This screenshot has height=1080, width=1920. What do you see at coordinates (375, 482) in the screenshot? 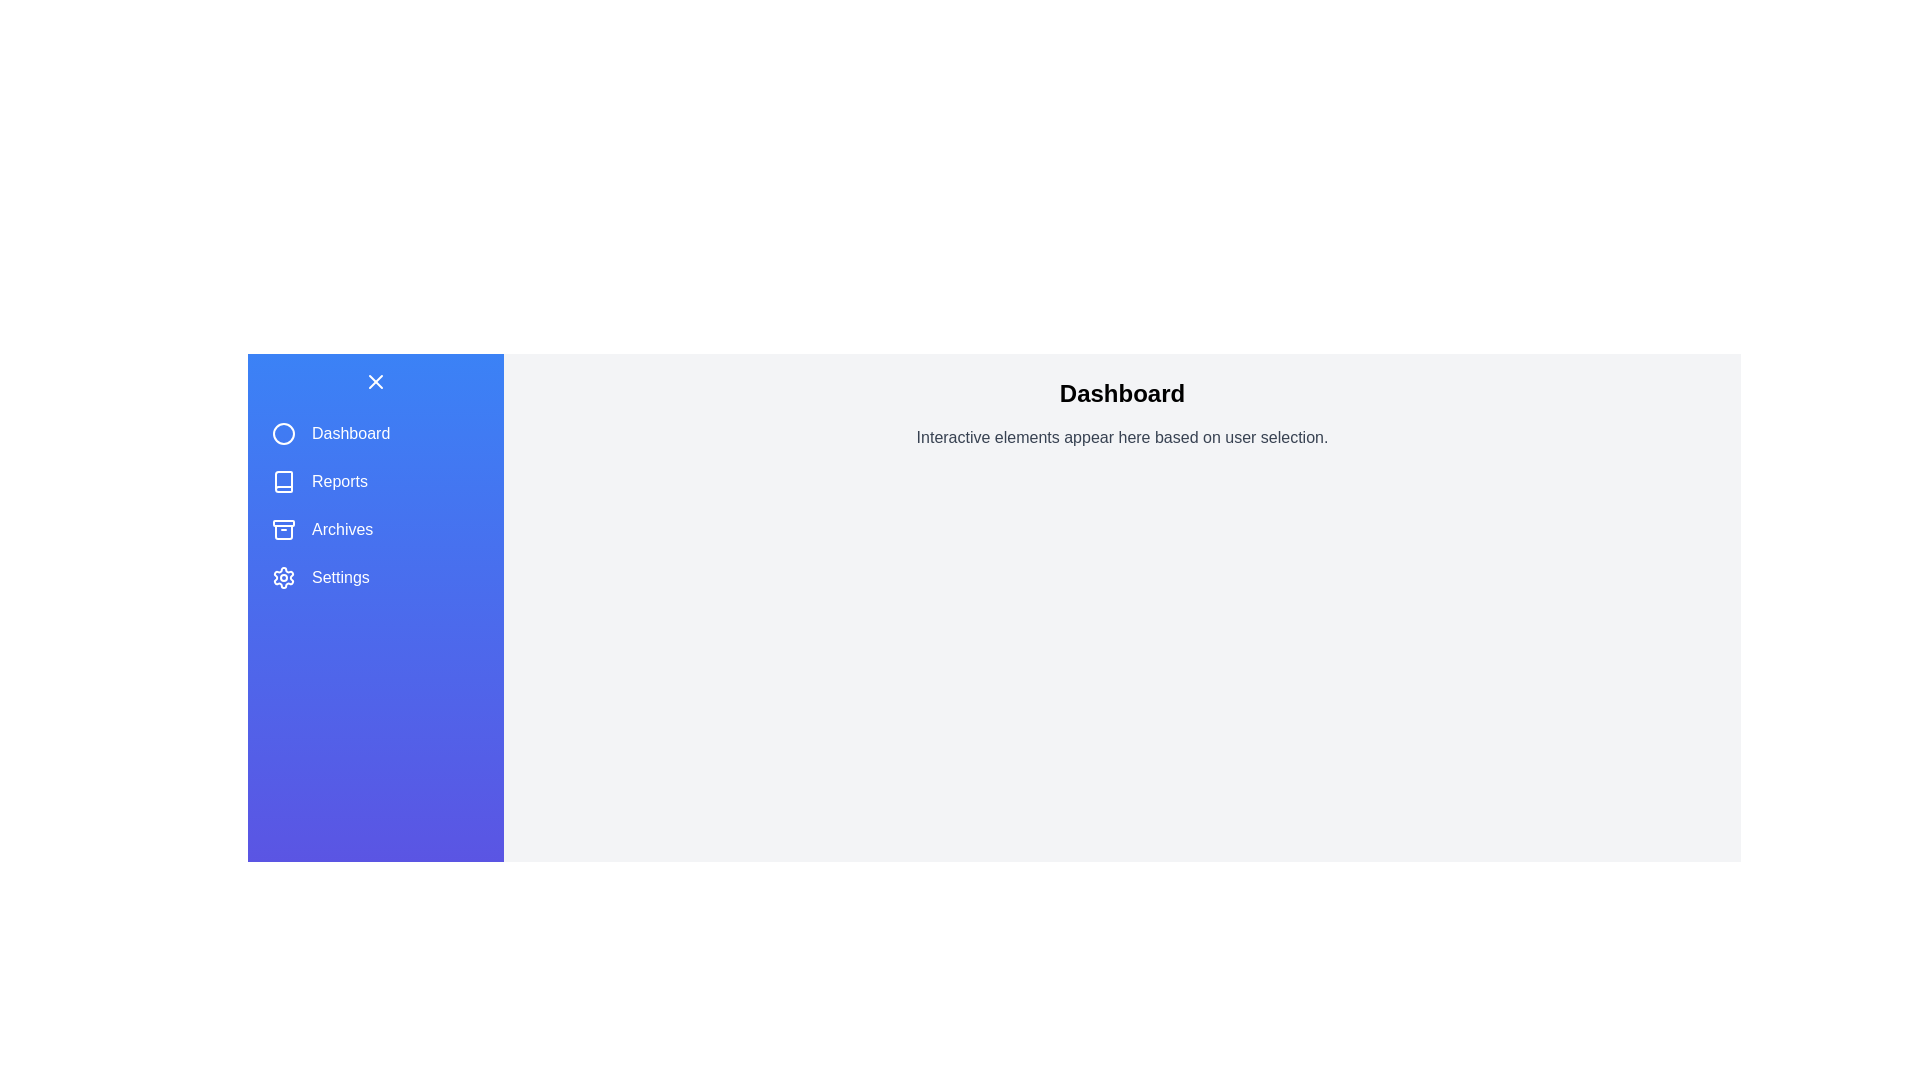
I see `the menu item labeled Reports` at bounding box center [375, 482].